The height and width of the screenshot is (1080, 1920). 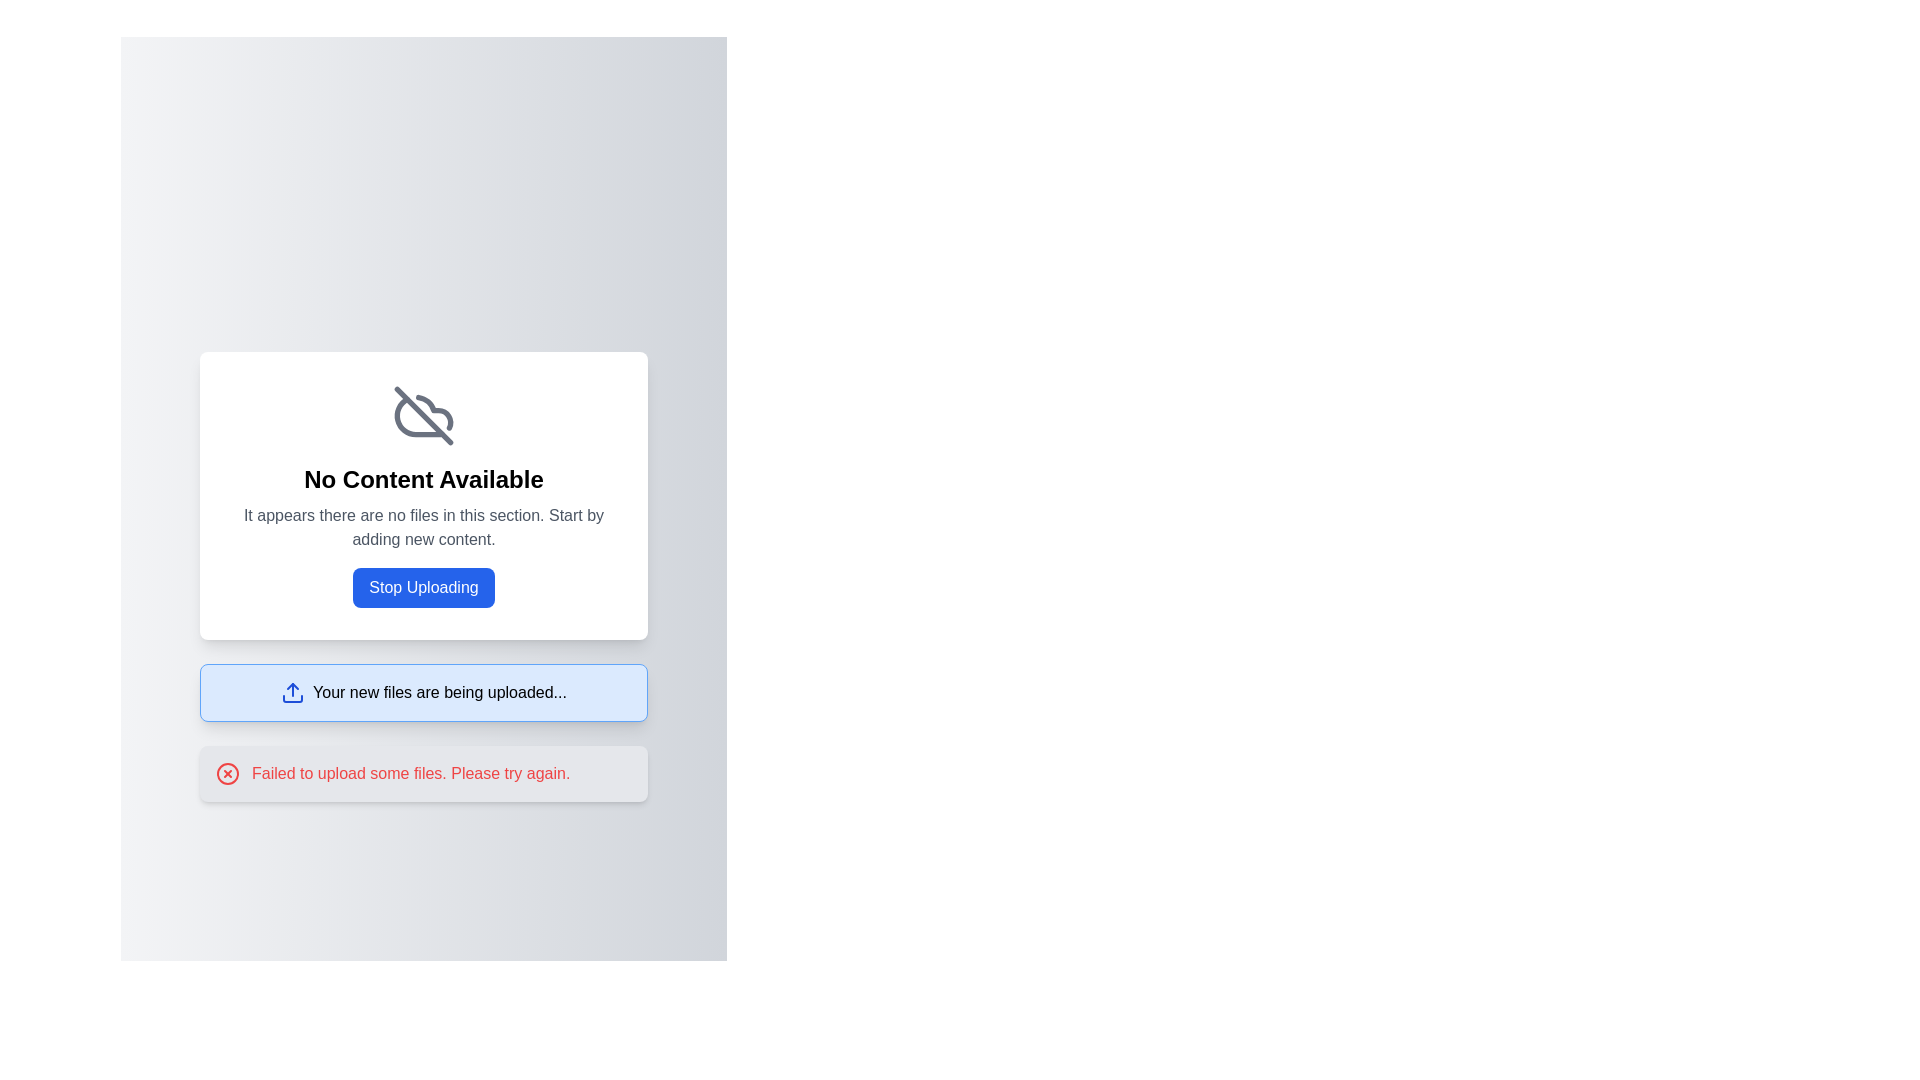 What do you see at coordinates (227, 773) in the screenshot?
I see `the error indication icon located in the horizontal notification box with a gray background, positioned to the left of the explanatory message stating 'Failed to upload some files. Please try again.'` at bounding box center [227, 773].